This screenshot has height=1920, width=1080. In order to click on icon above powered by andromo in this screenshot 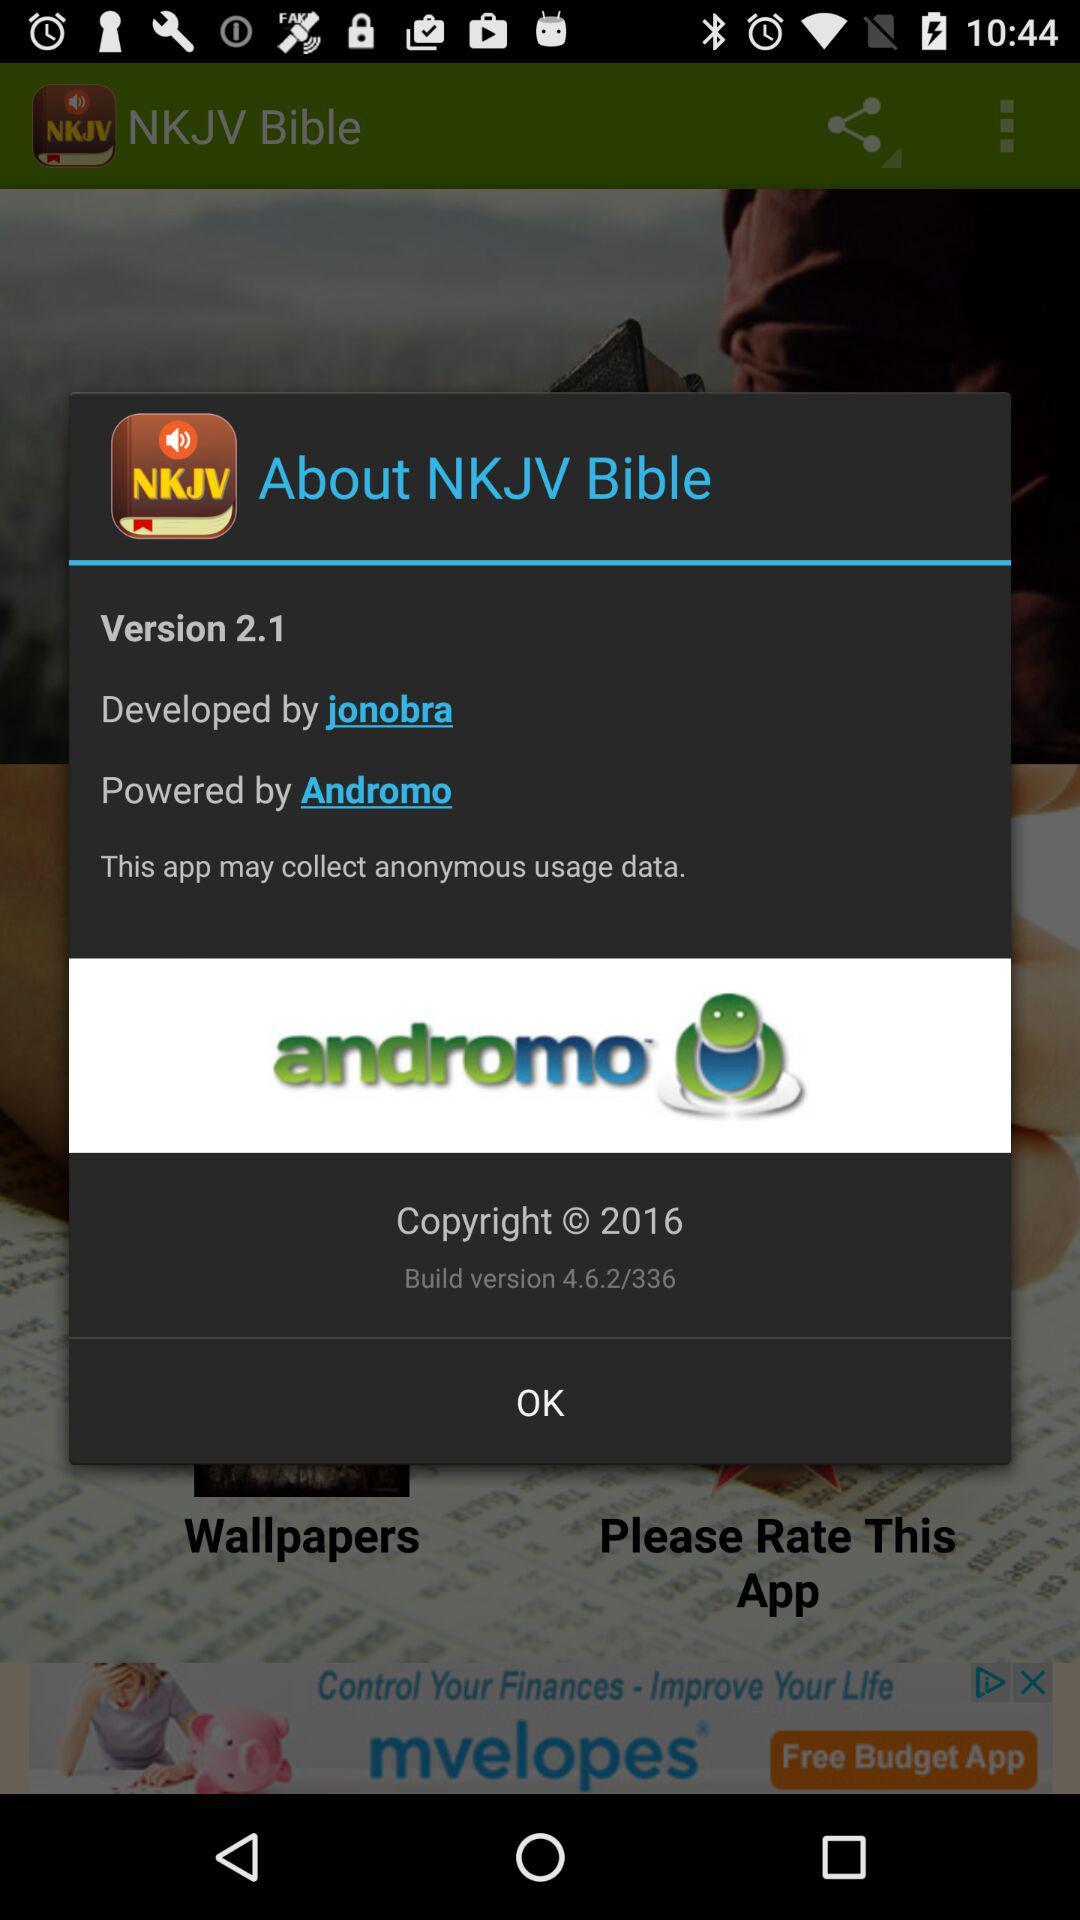, I will do `click(540, 722)`.